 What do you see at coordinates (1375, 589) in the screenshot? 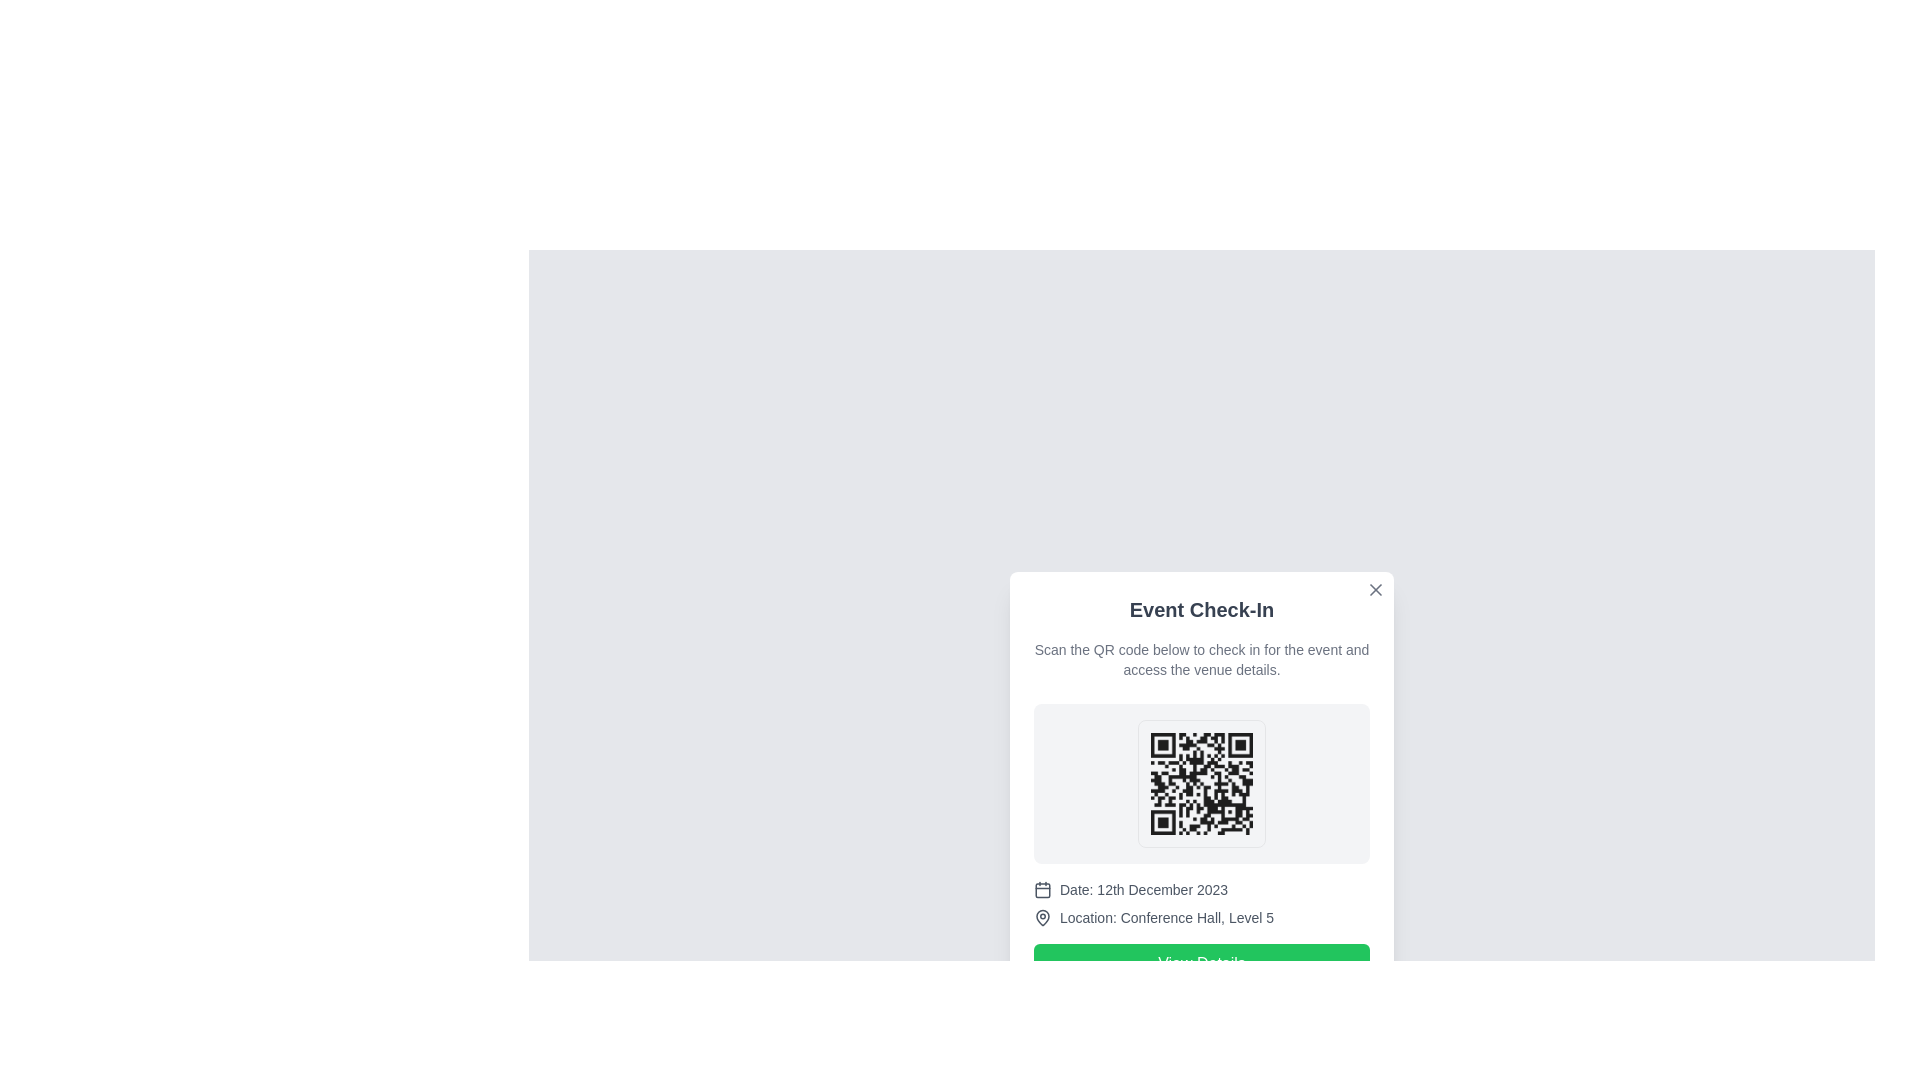
I see `the 'X' shaped close button in the top-right corner of the modal window containing event details, which is outlined in black and has no fill` at bounding box center [1375, 589].